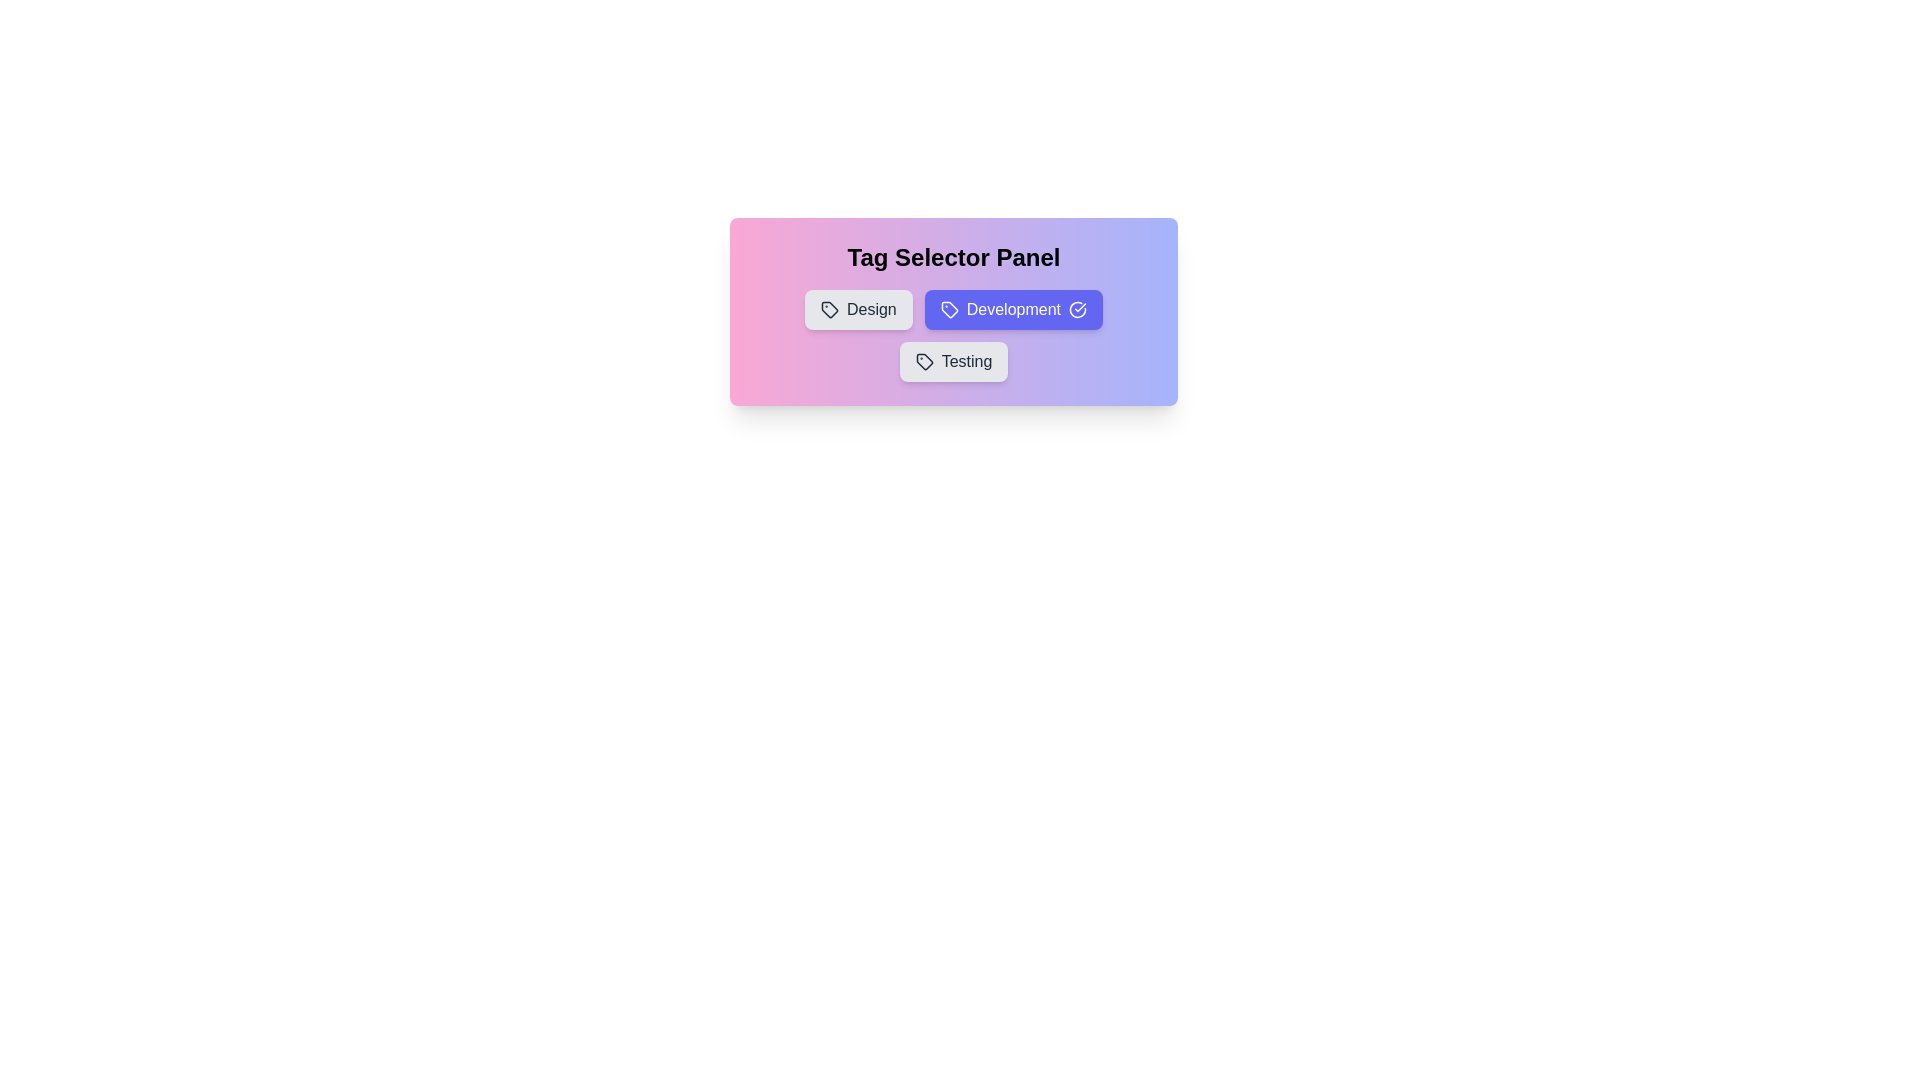 The height and width of the screenshot is (1080, 1920). What do you see at coordinates (858, 309) in the screenshot?
I see `the tag Design to observe the hover effect` at bounding box center [858, 309].